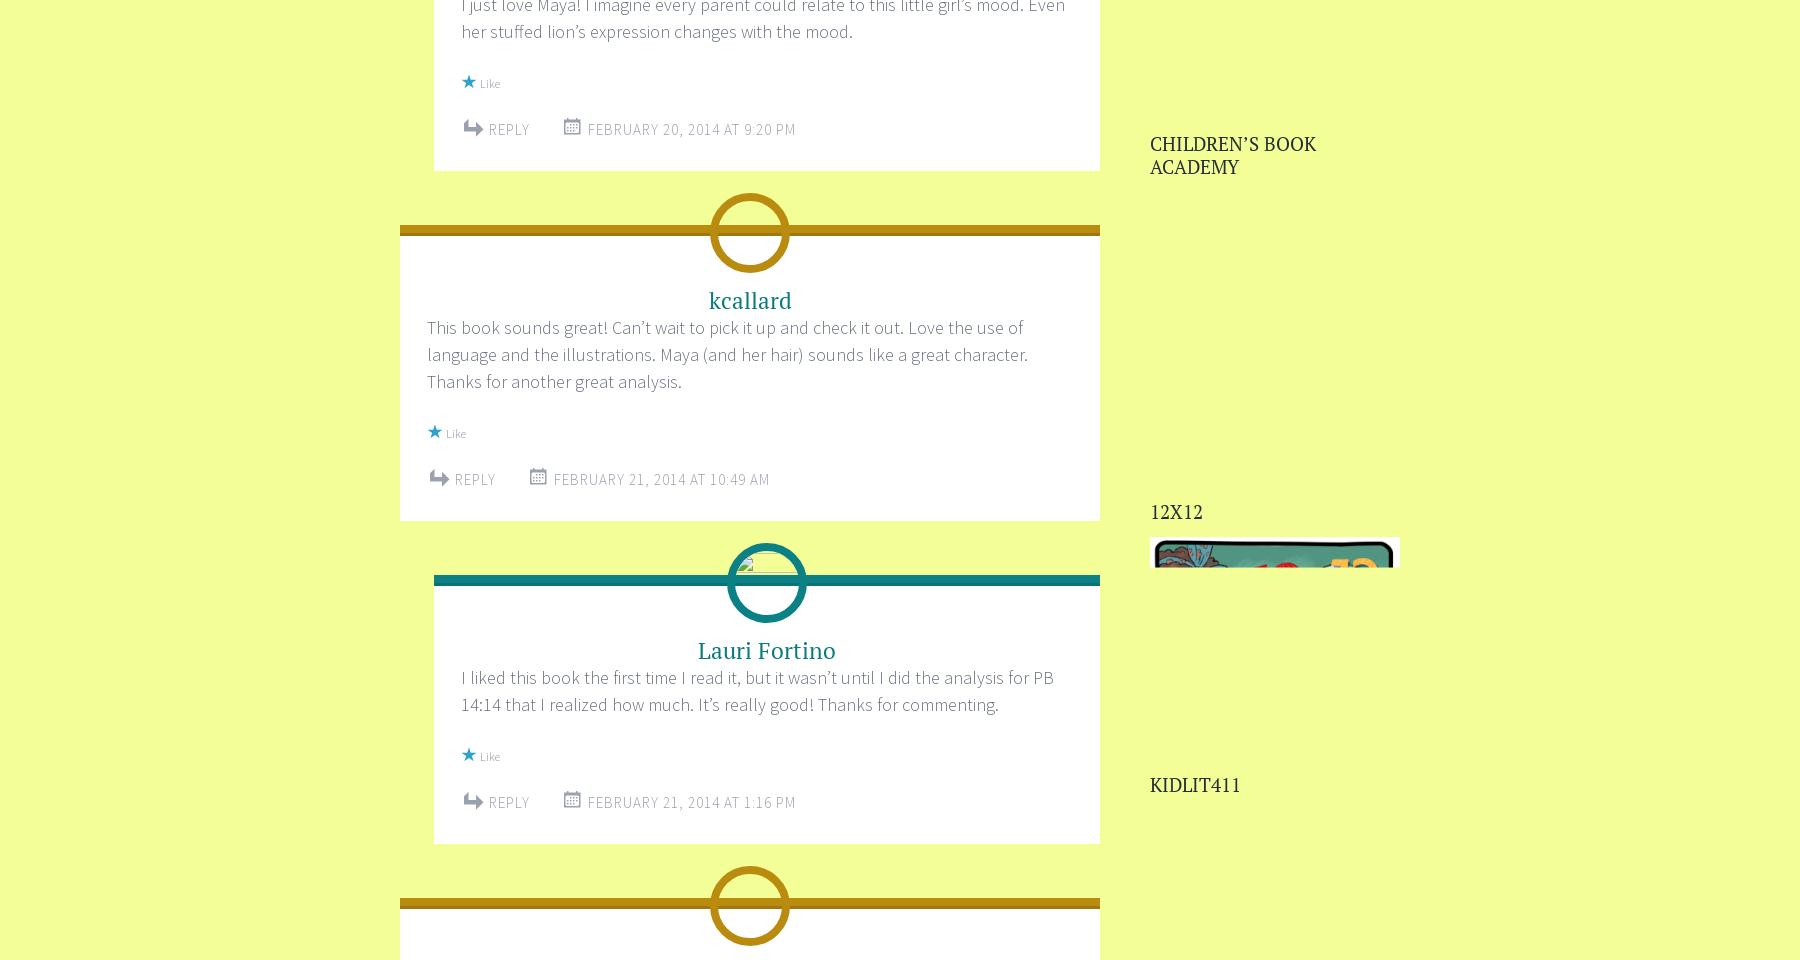 Image resolution: width=1800 pixels, height=960 pixels. Describe the element at coordinates (690, 128) in the screenshot. I see `'February 20, 2014 at 9:20 PM'` at that location.